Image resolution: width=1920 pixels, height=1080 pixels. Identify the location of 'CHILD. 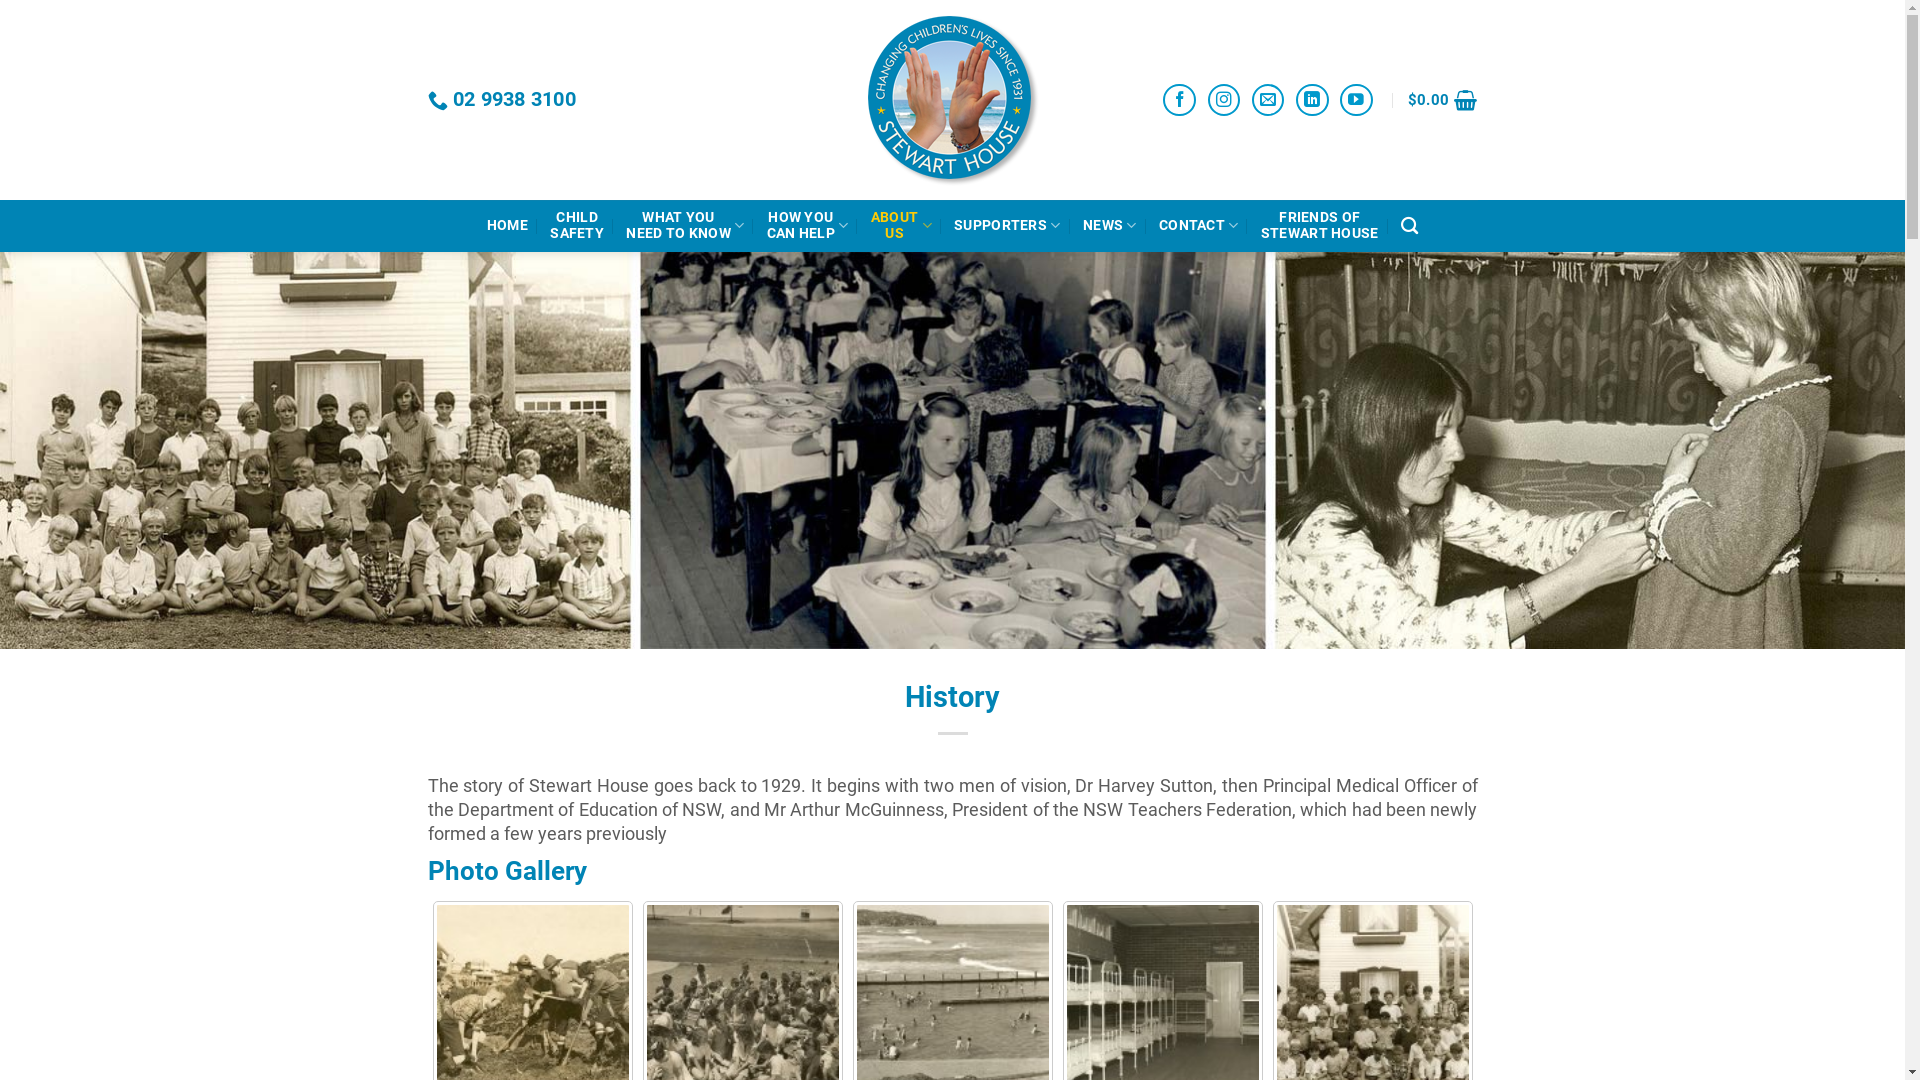
(575, 225).